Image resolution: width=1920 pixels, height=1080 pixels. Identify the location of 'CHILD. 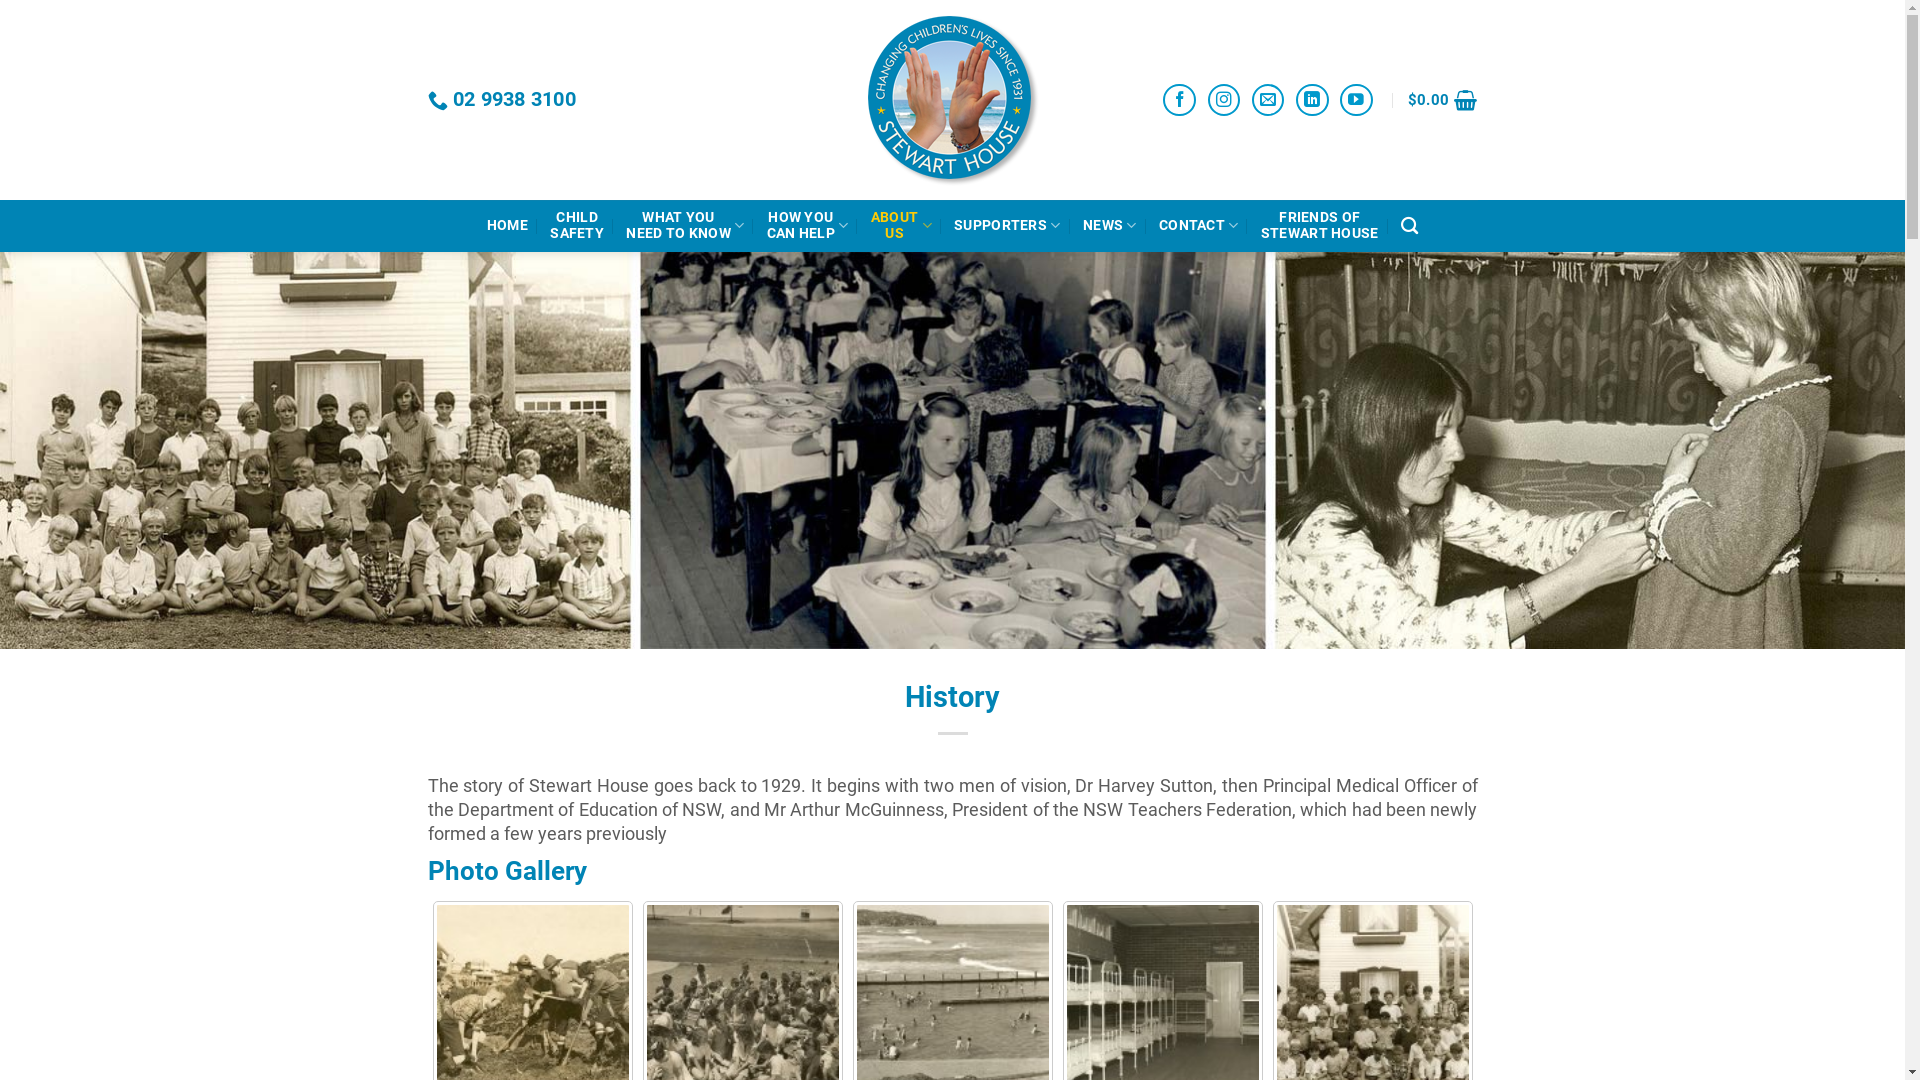
(575, 225).